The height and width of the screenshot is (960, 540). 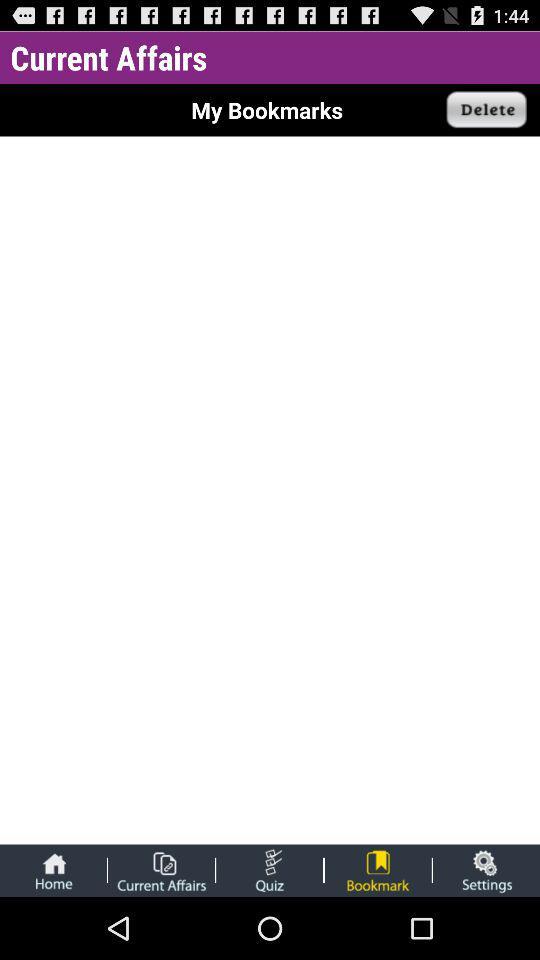 What do you see at coordinates (53, 931) in the screenshot?
I see `the home icon` at bounding box center [53, 931].